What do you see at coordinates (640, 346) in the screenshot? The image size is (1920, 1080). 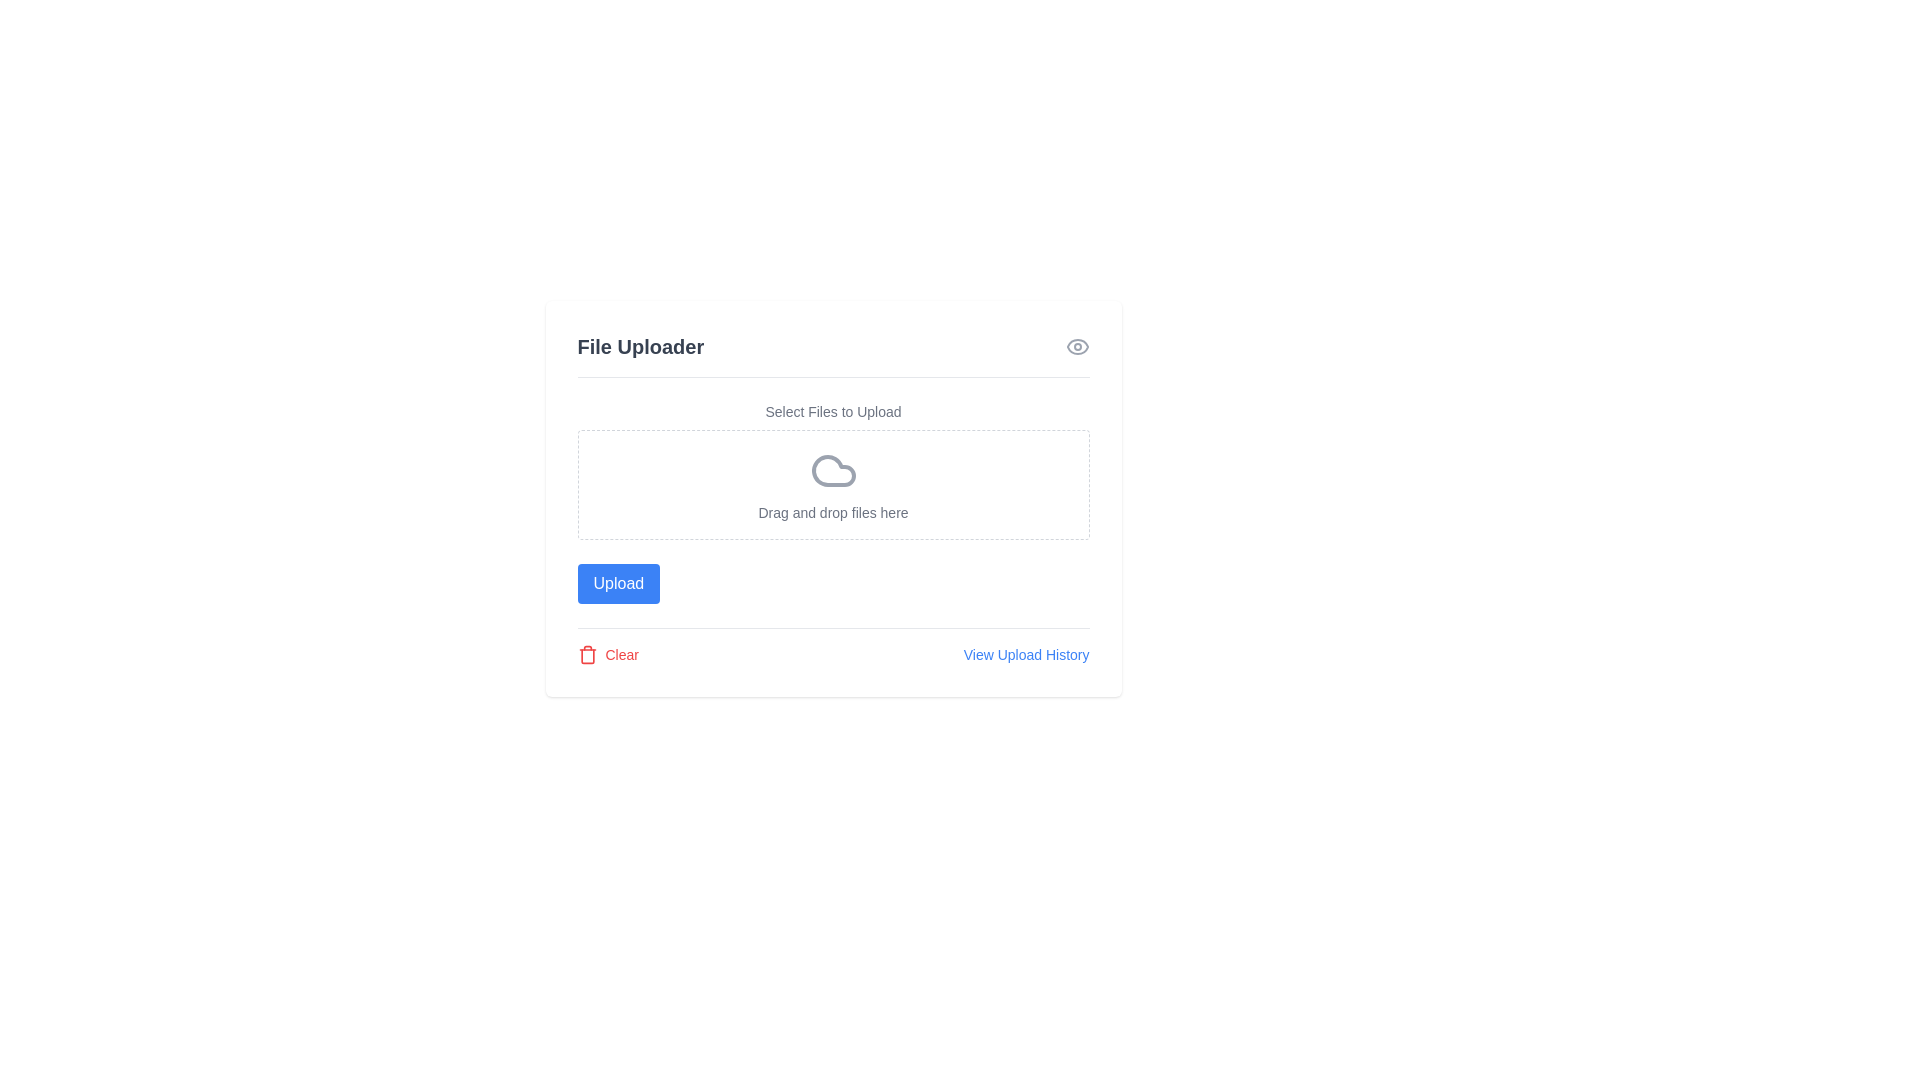 I see `the prominently styled text label 'File Uploader', which is displayed in a larger bold font and serves as a descriptive header for the section below` at bounding box center [640, 346].